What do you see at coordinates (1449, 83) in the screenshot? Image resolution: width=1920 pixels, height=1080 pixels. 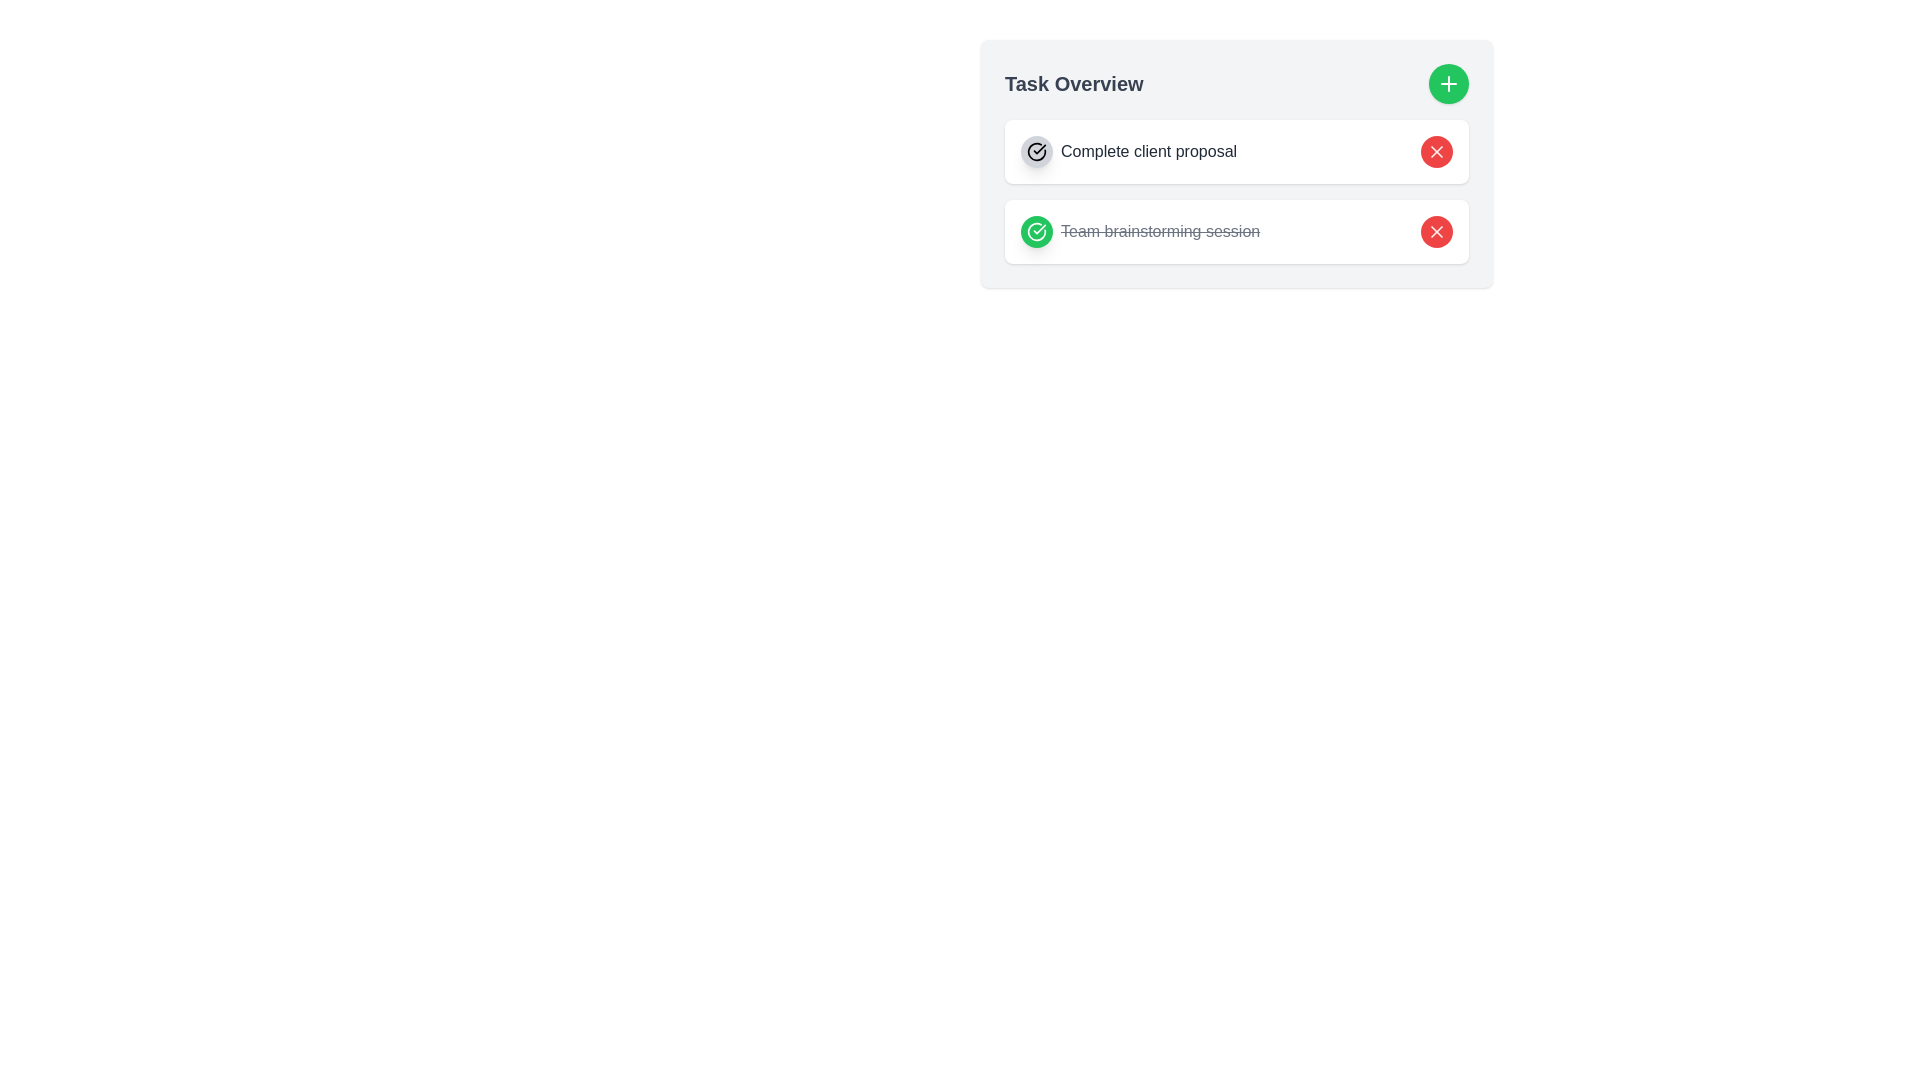 I see `the action button located at the top-right corner of the 'Task Overview' card` at bounding box center [1449, 83].